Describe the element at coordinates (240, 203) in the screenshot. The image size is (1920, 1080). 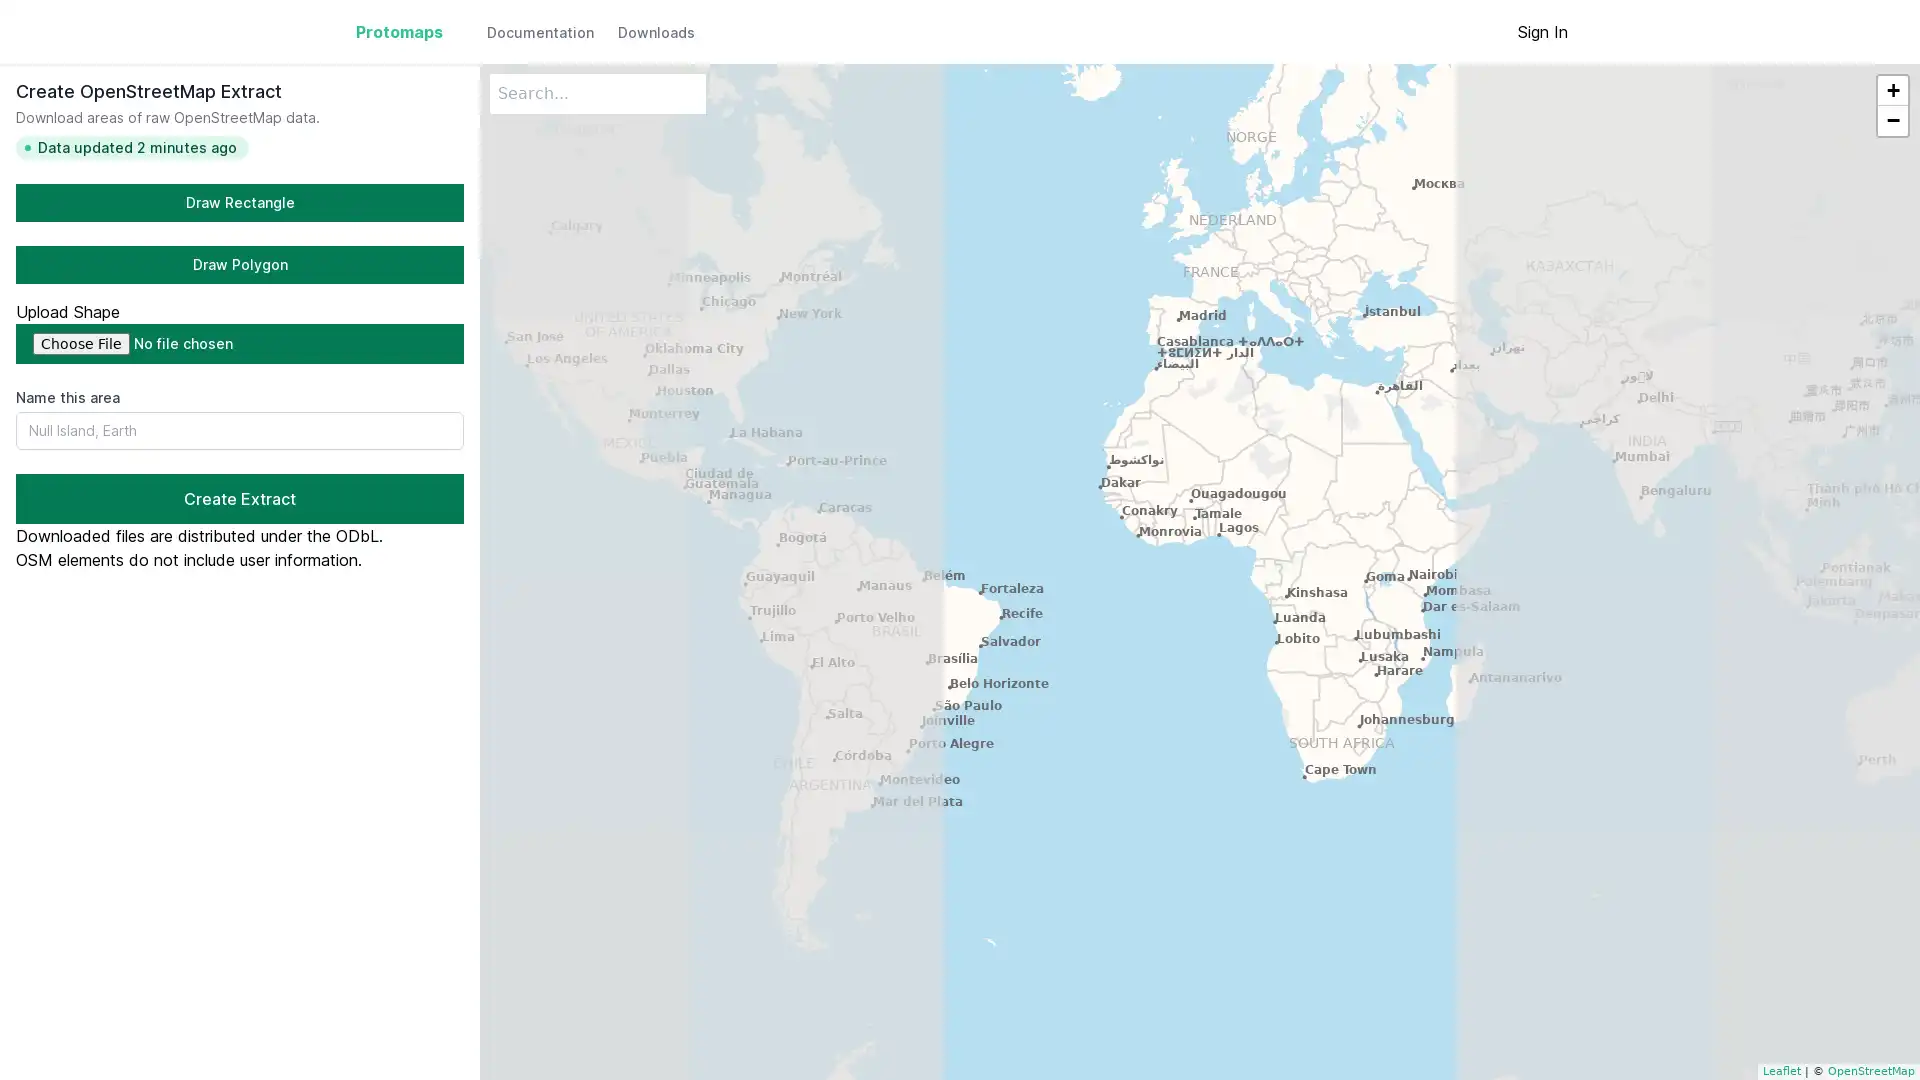
I see `Draw Rectangle` at that location.